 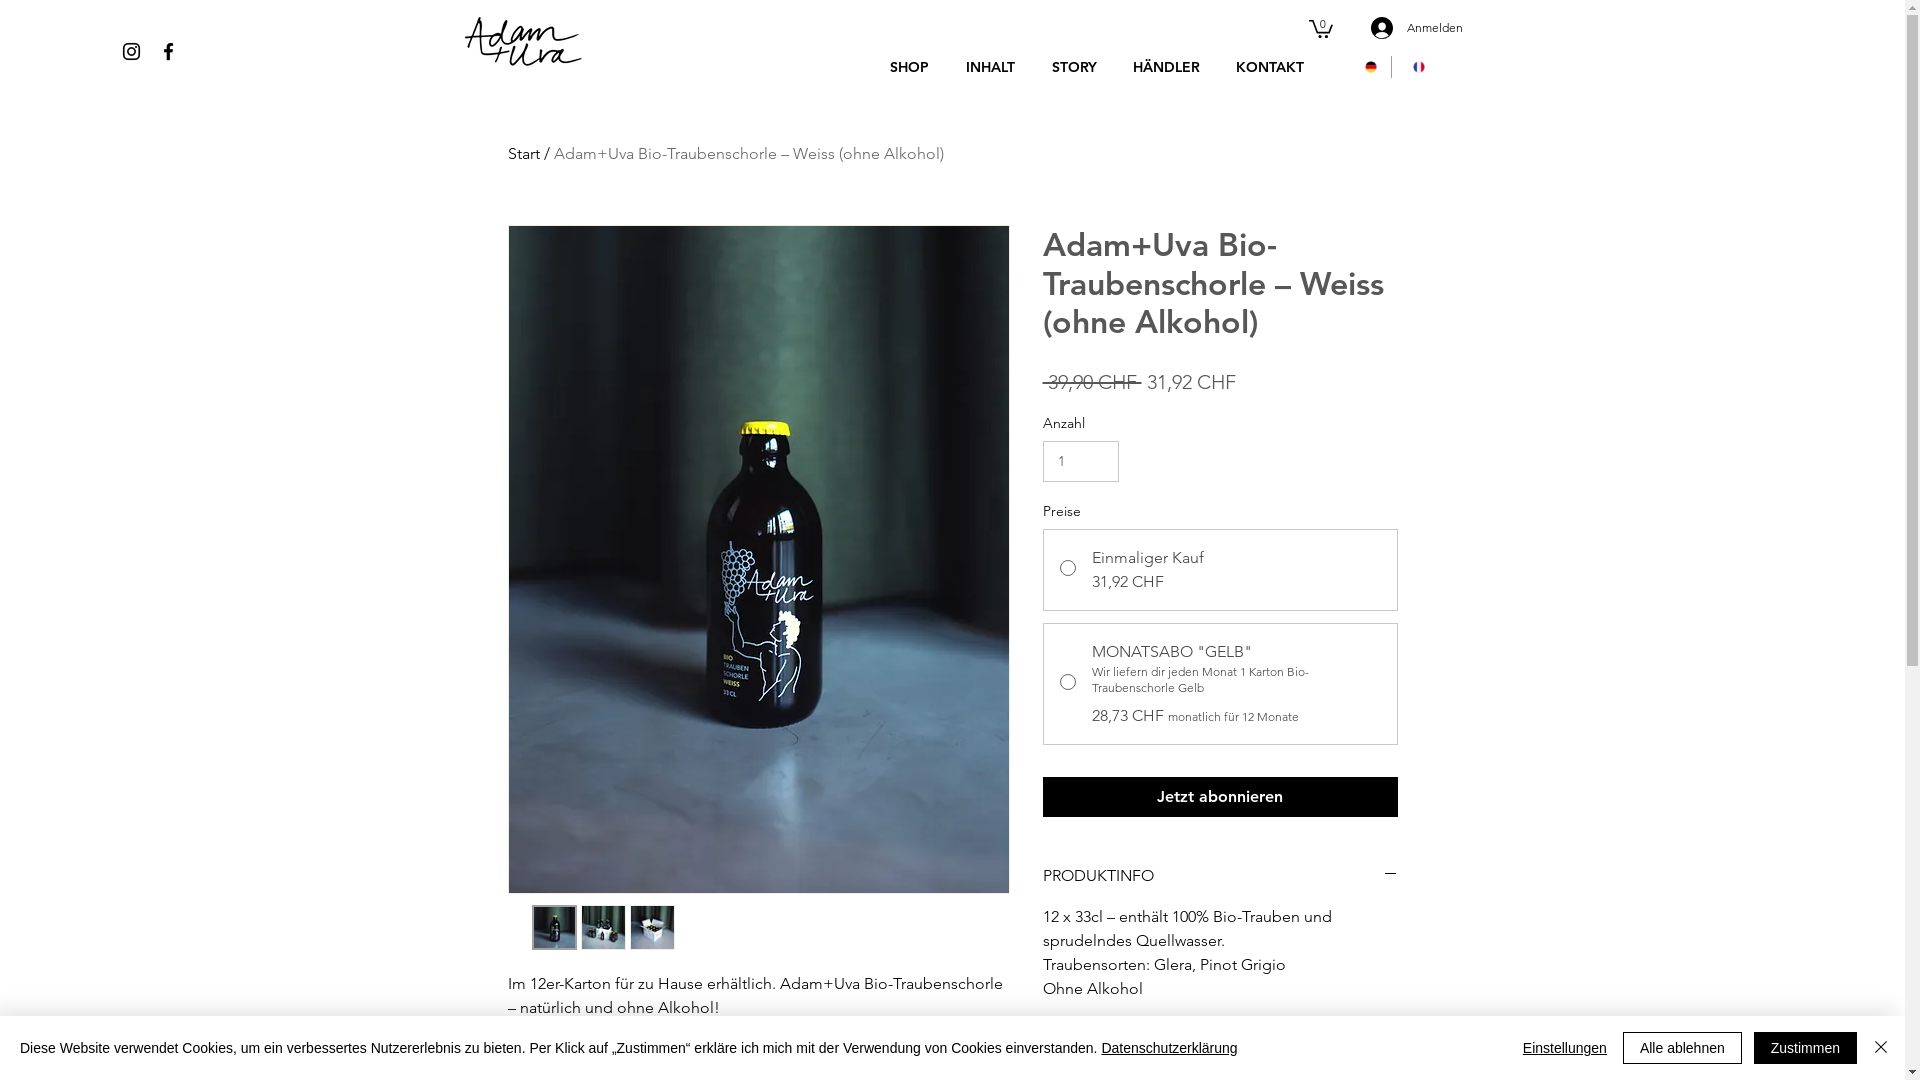 What do you see at coordinates (1681, 1047) in the screenshot?
I see `'Alle ablehnen'` at bounding box center [1681, 1047].